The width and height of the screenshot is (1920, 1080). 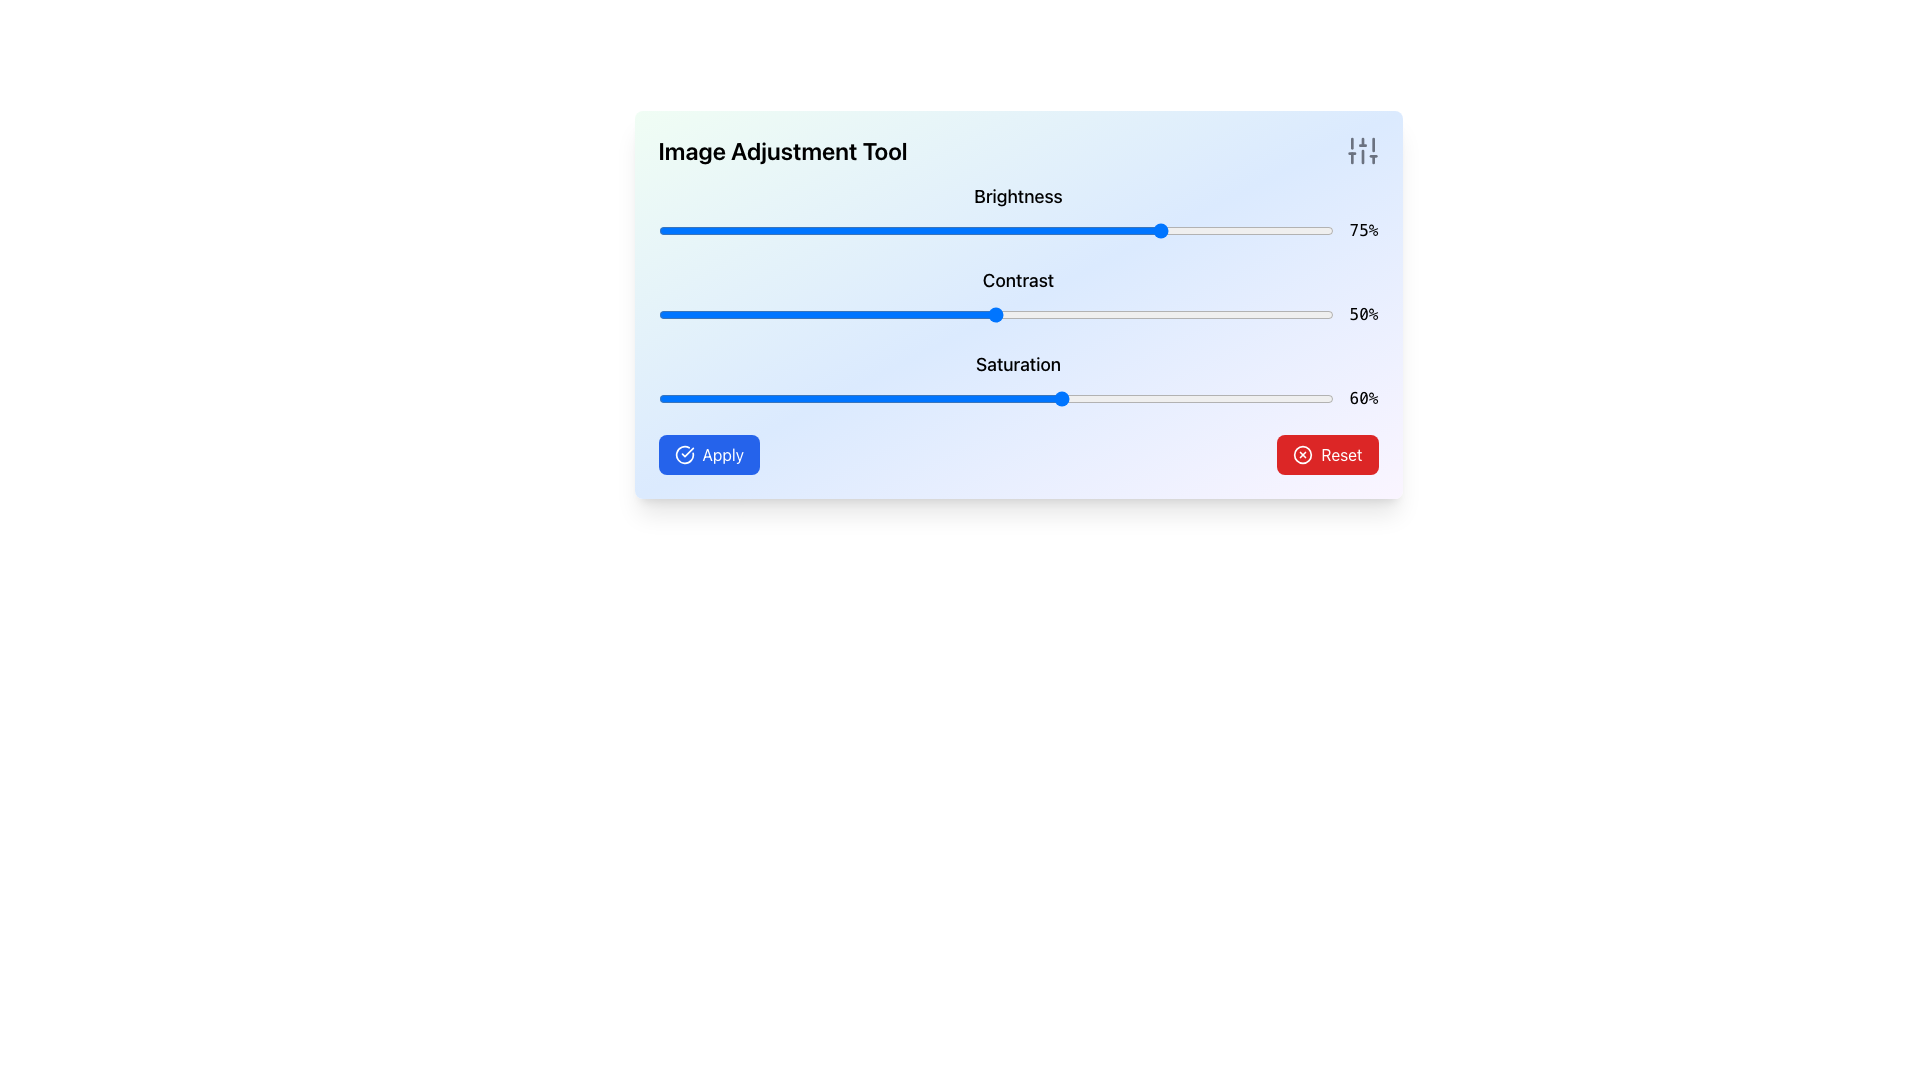 What do you see at coordinates (893, 398) in the screenshot?
I see `the saturation` at bounding box center [893, 398].